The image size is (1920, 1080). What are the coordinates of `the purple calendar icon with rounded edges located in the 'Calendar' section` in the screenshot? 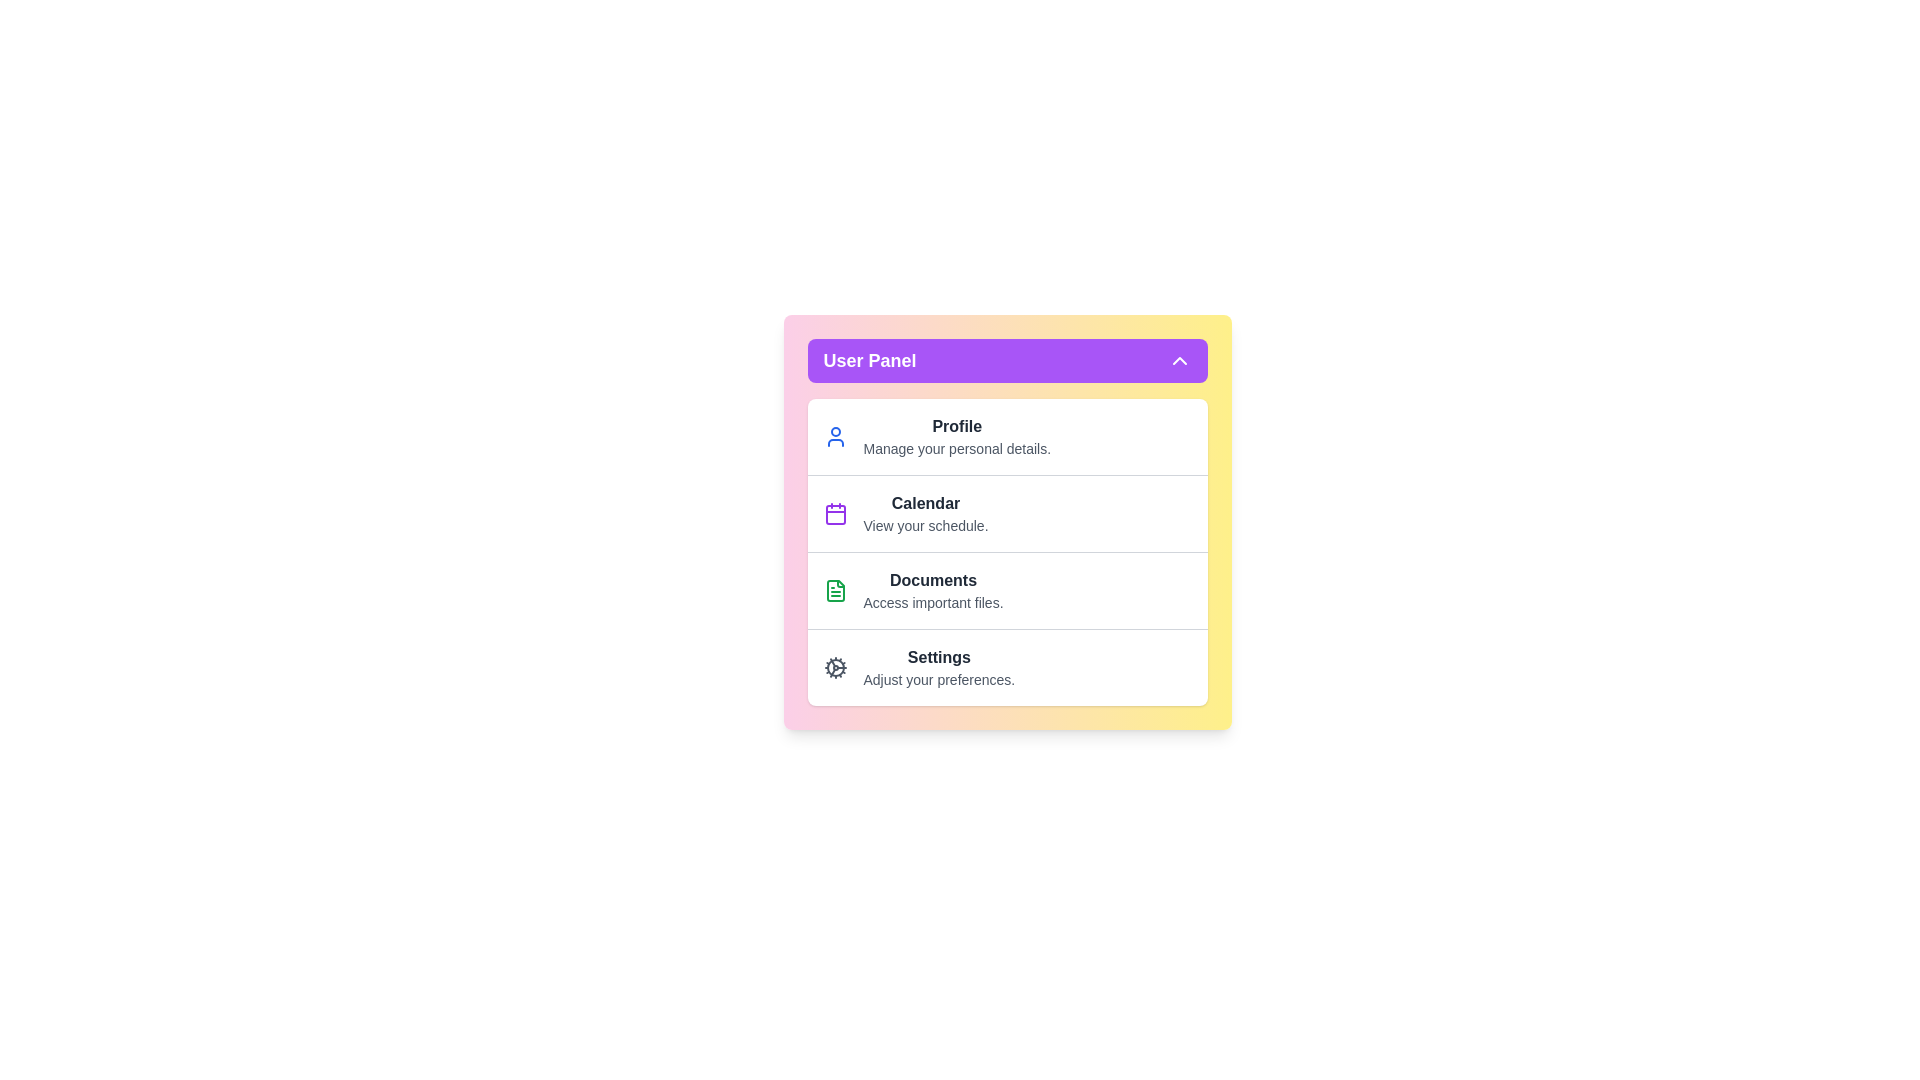 It's located at (835, 512).